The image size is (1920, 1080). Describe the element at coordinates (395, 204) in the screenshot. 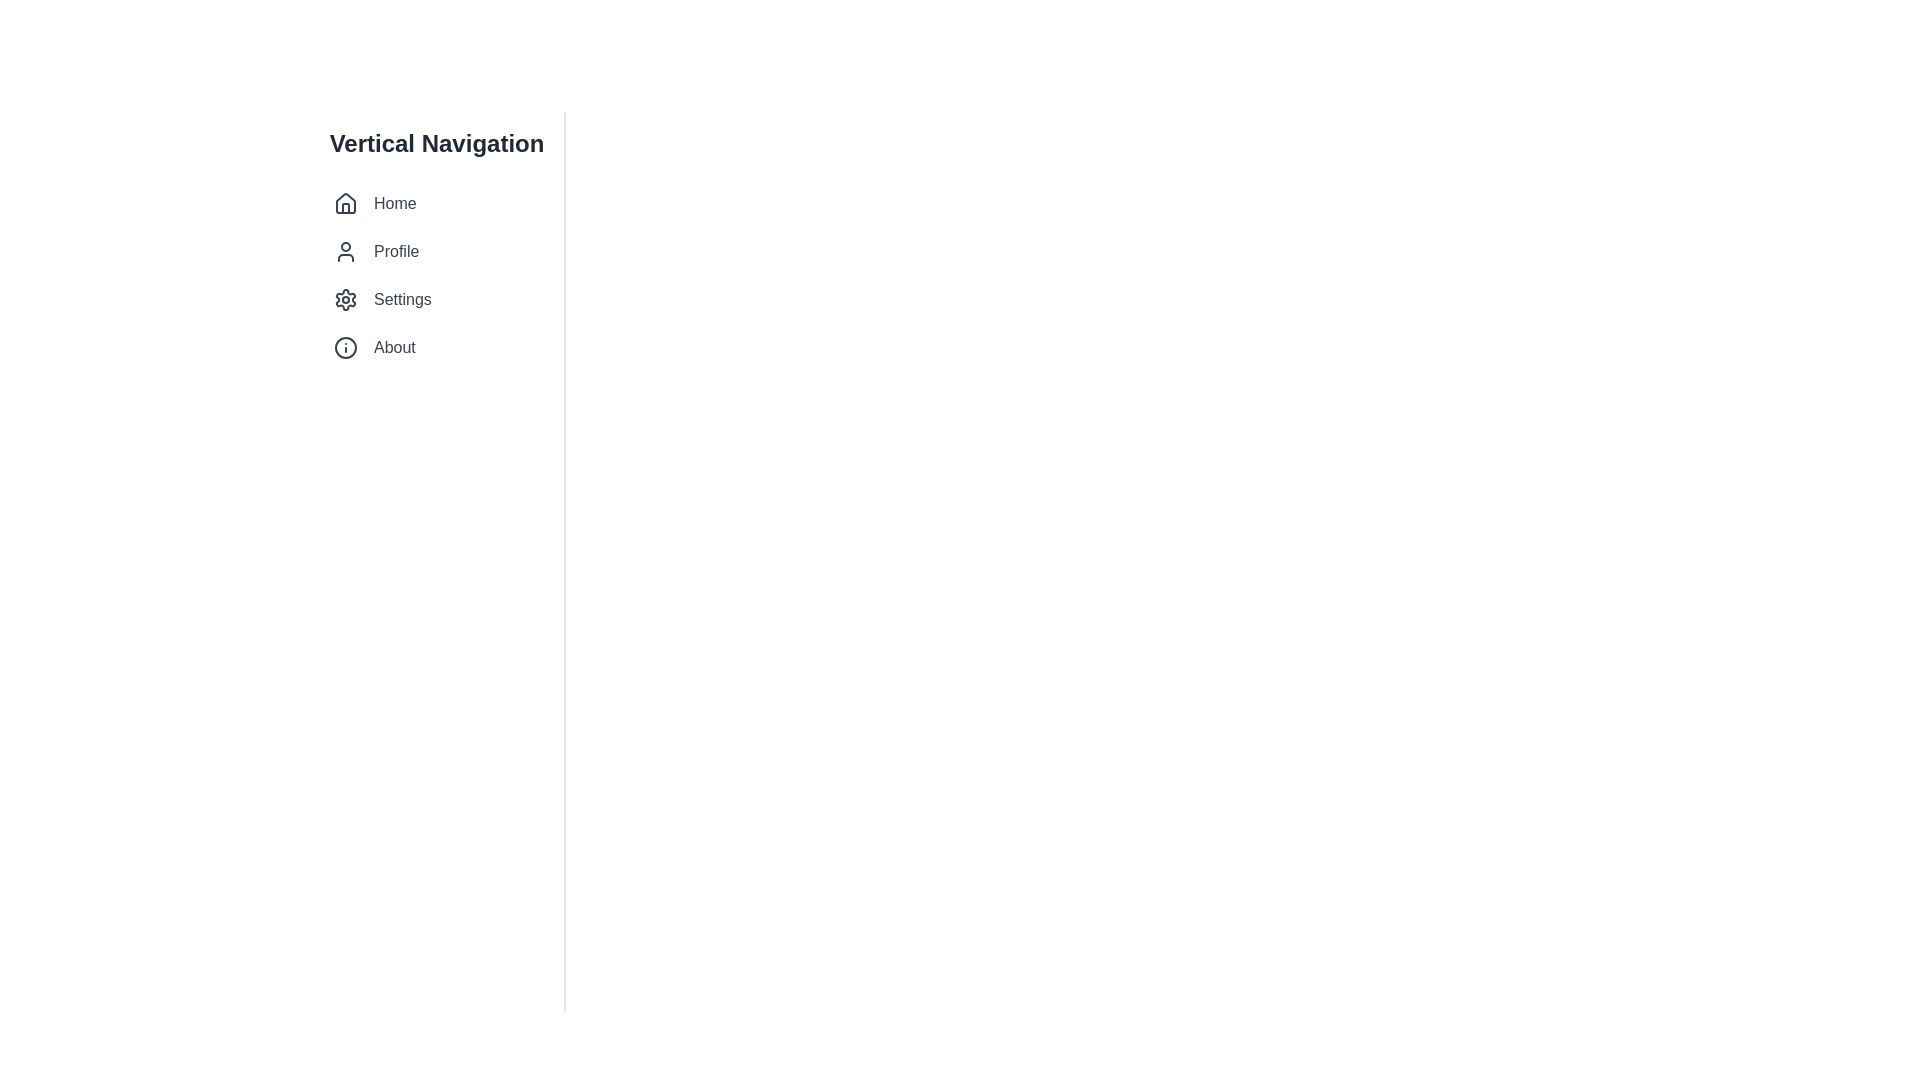

I see `text label that displays the 'Home' navigation option, positioned below the 'Home' icon` at that location.